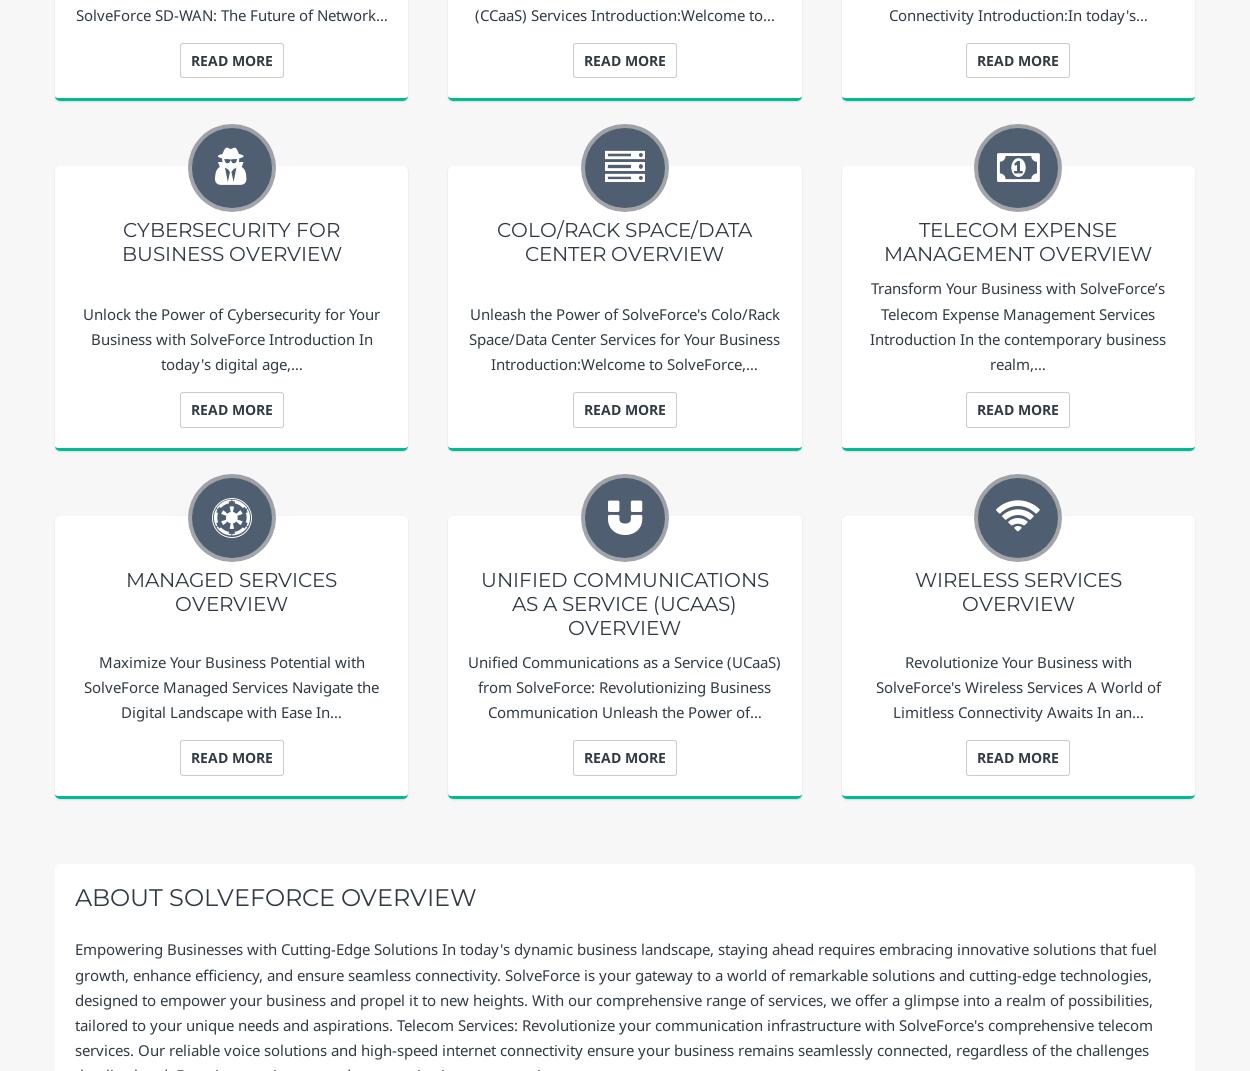  I want to click on 'Revolutionize Your Business with SolveForce's Wireless Services A World of Limitless Connectivity Awaits In an…', so click(1017, 684).